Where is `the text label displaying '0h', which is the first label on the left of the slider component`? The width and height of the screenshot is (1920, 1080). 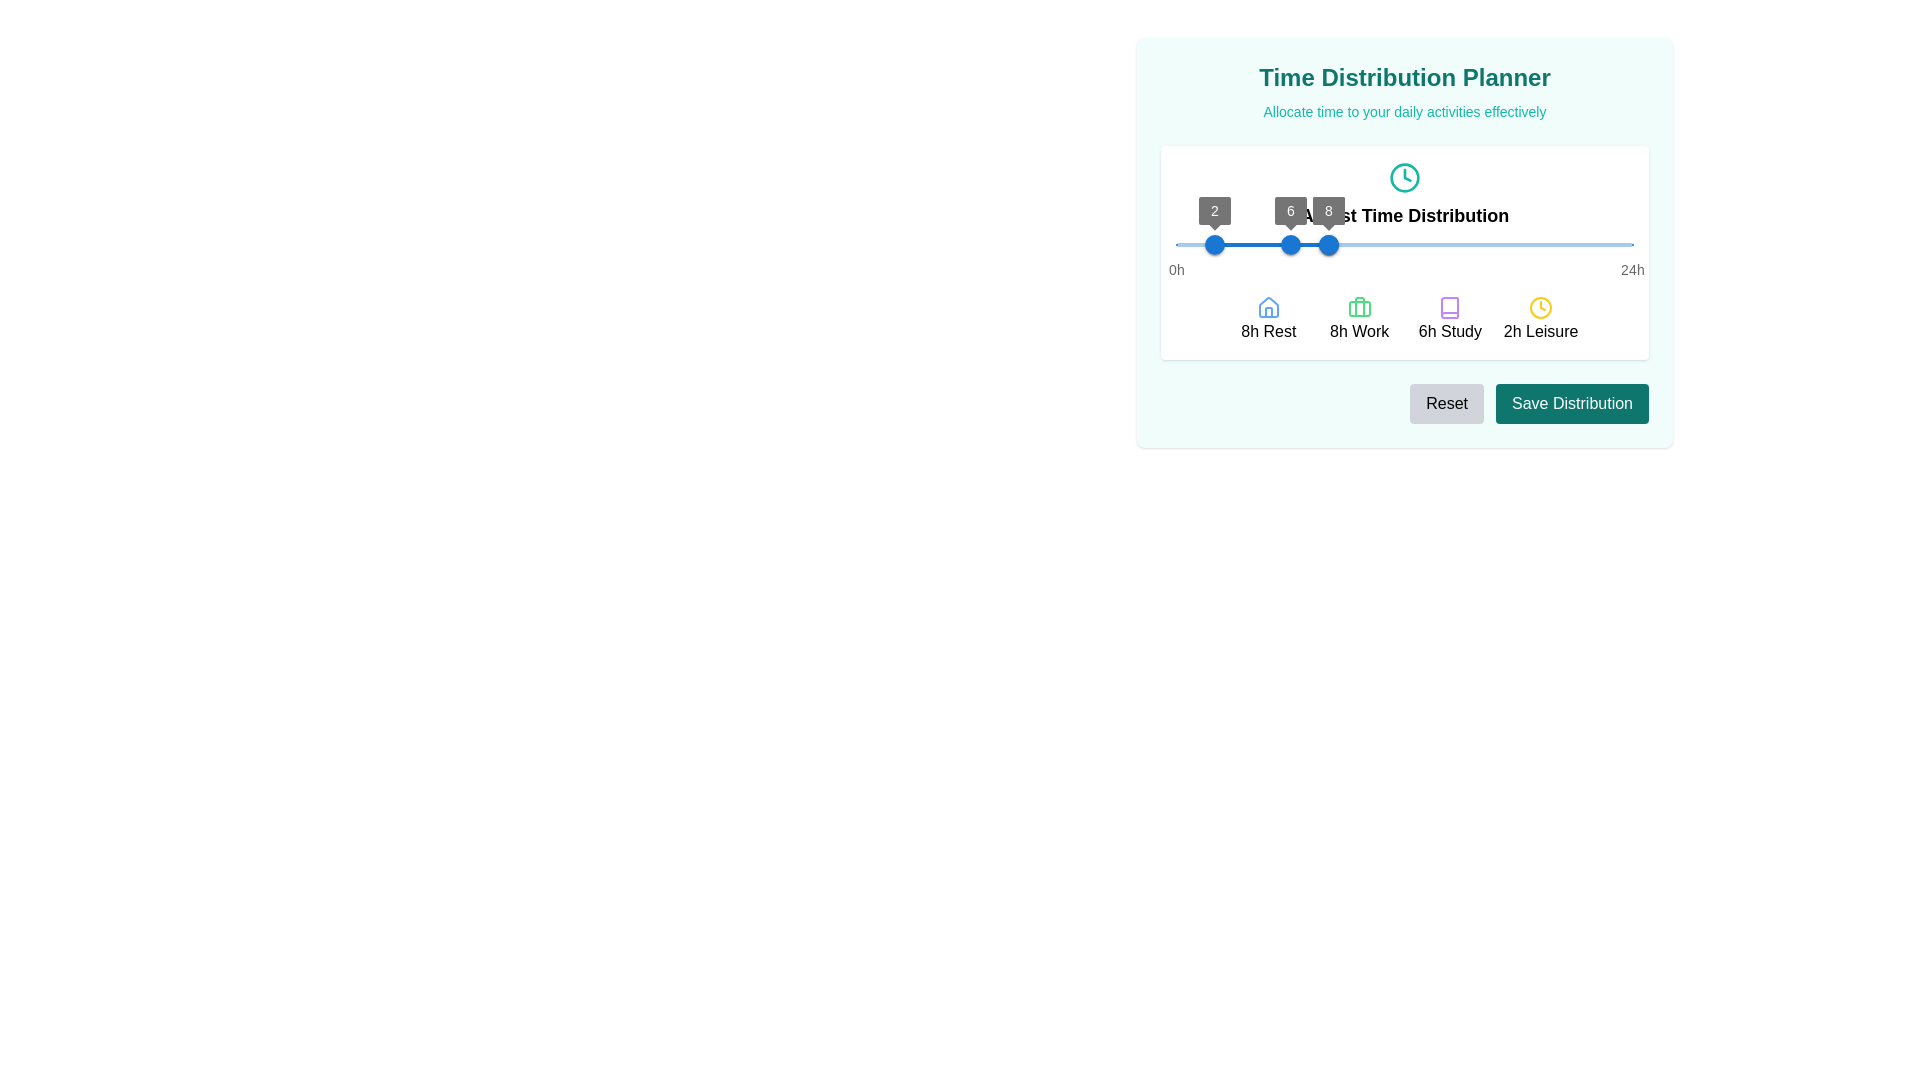 the text label displaying '0h', which is the first label on the left of the slider component is located at coordinates (1176, 270).